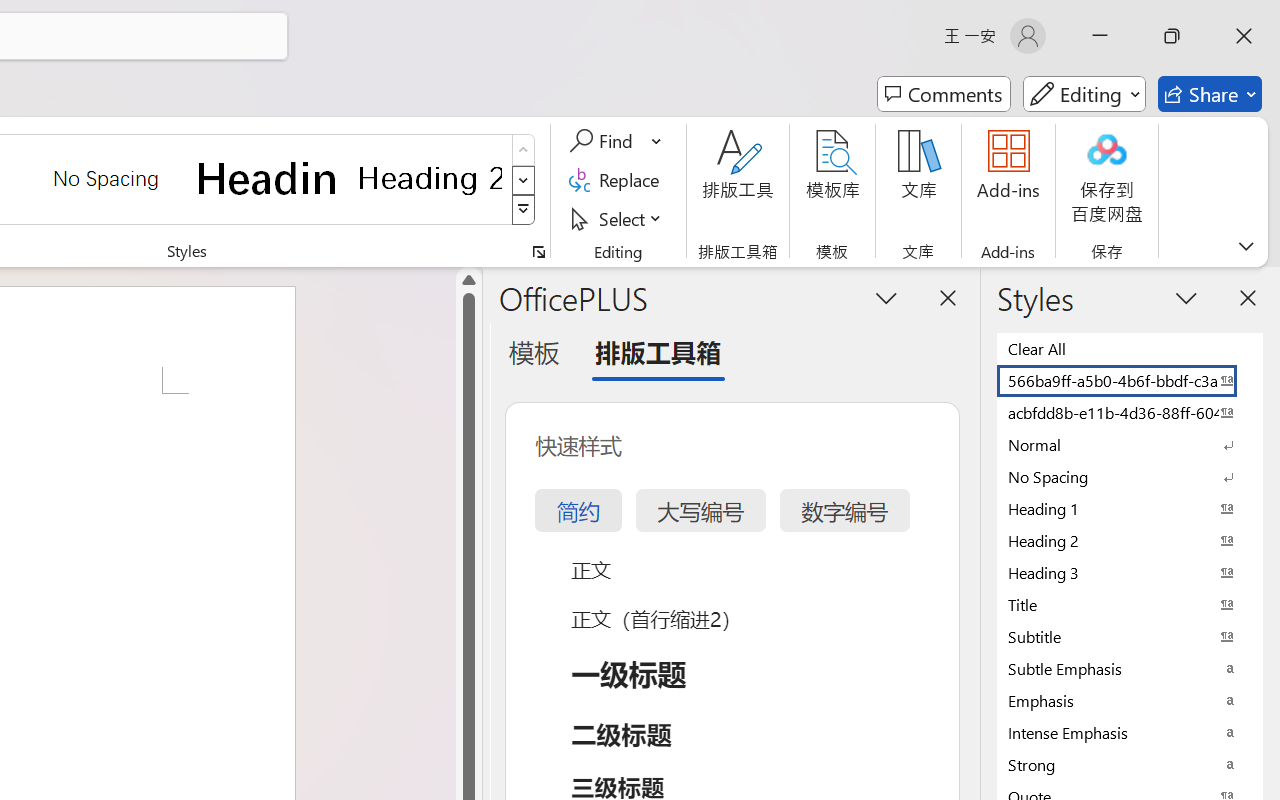 The height and width of the screenshot is (800, 1280). I want to click on 'Line up', so click(468, 280).